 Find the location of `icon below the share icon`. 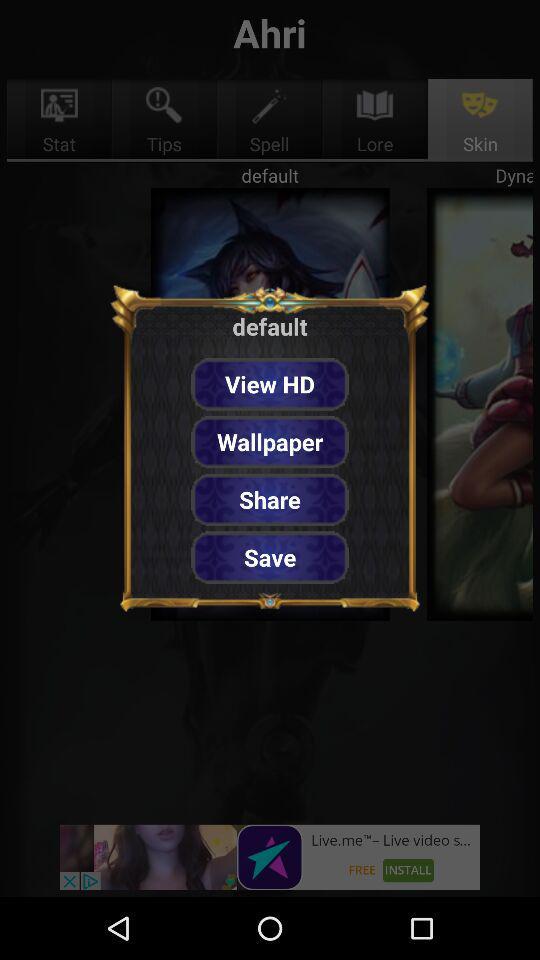

icon below the share icon is located at coordinates (270, 557).